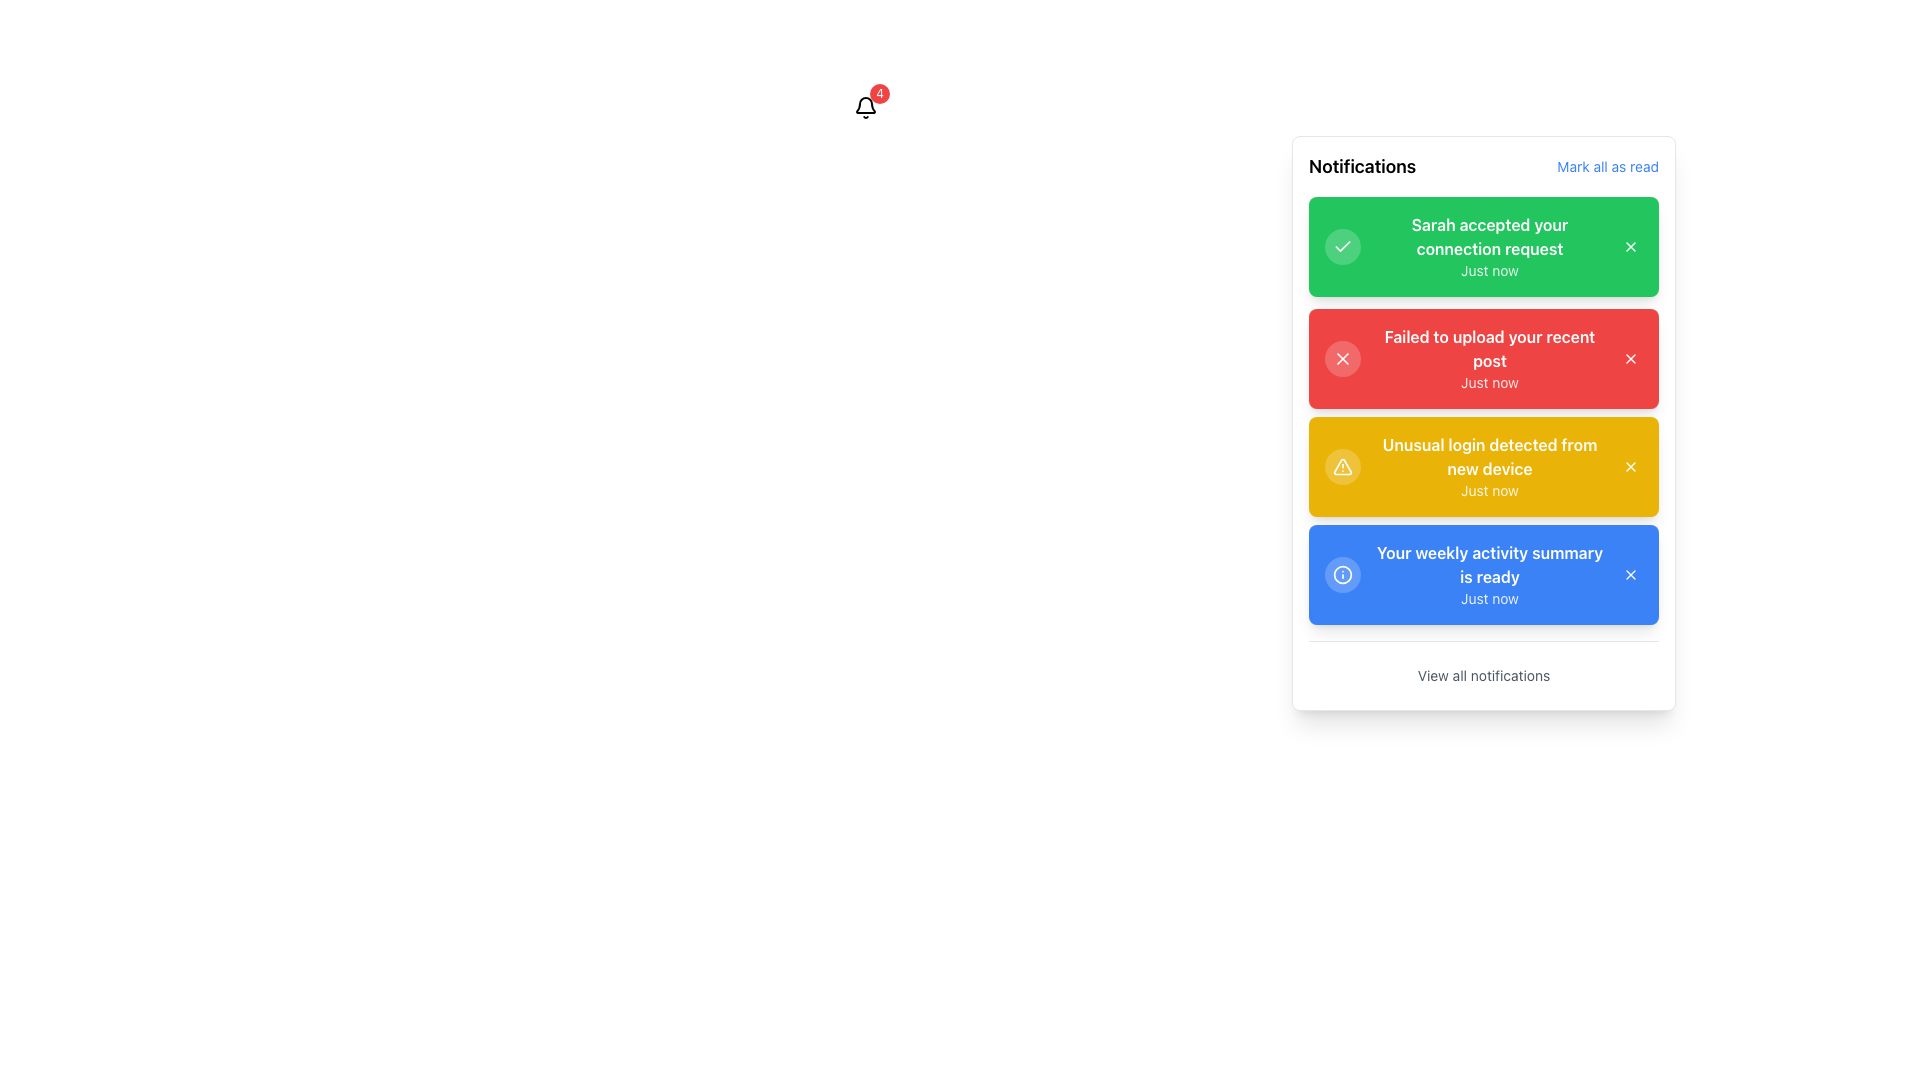 This screenshot has width=1920, height=1080. What do you see at coordinates (1483, 675) in the screenshot?
I see `the text link at the bottom of the notification panel to change its text color` at bounding box center [1483, 675].